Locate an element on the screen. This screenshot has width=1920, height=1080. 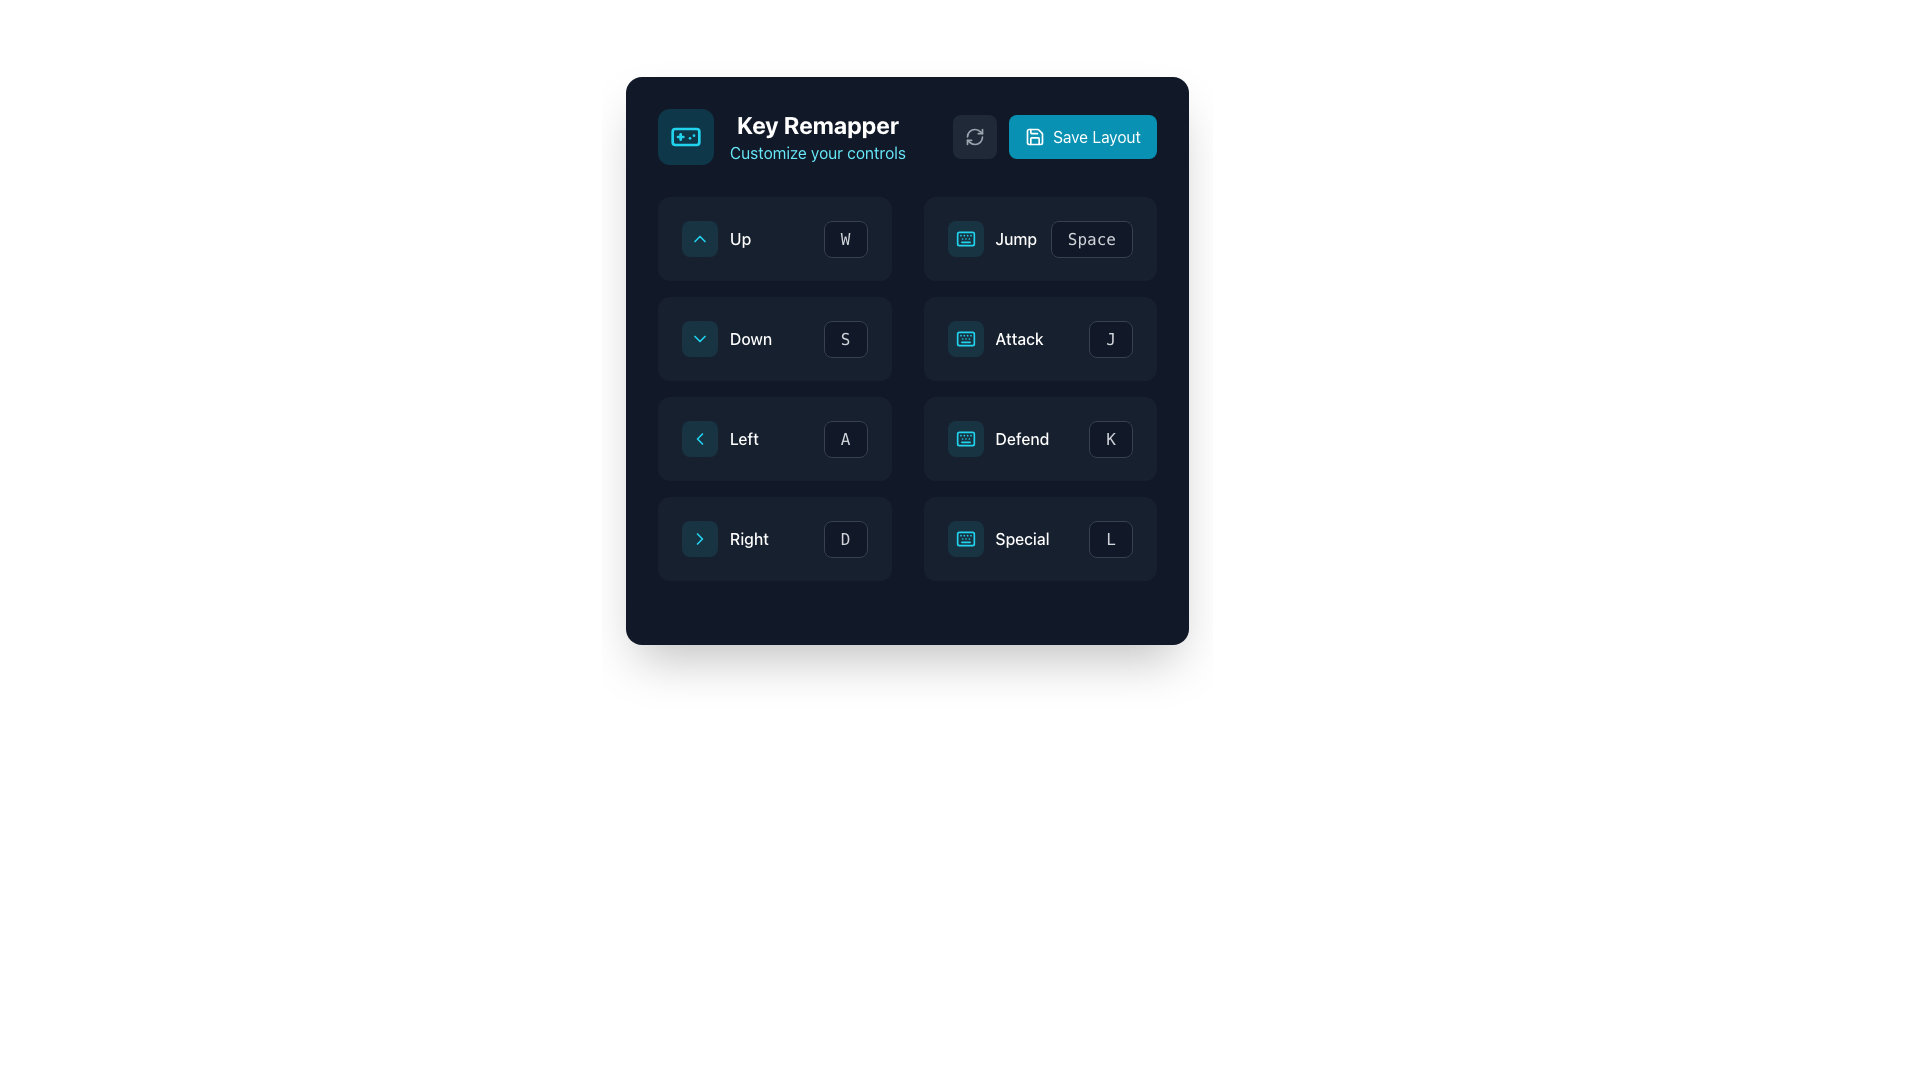
the 'Jump' control mapping button is located at coordinates (1040, 238).